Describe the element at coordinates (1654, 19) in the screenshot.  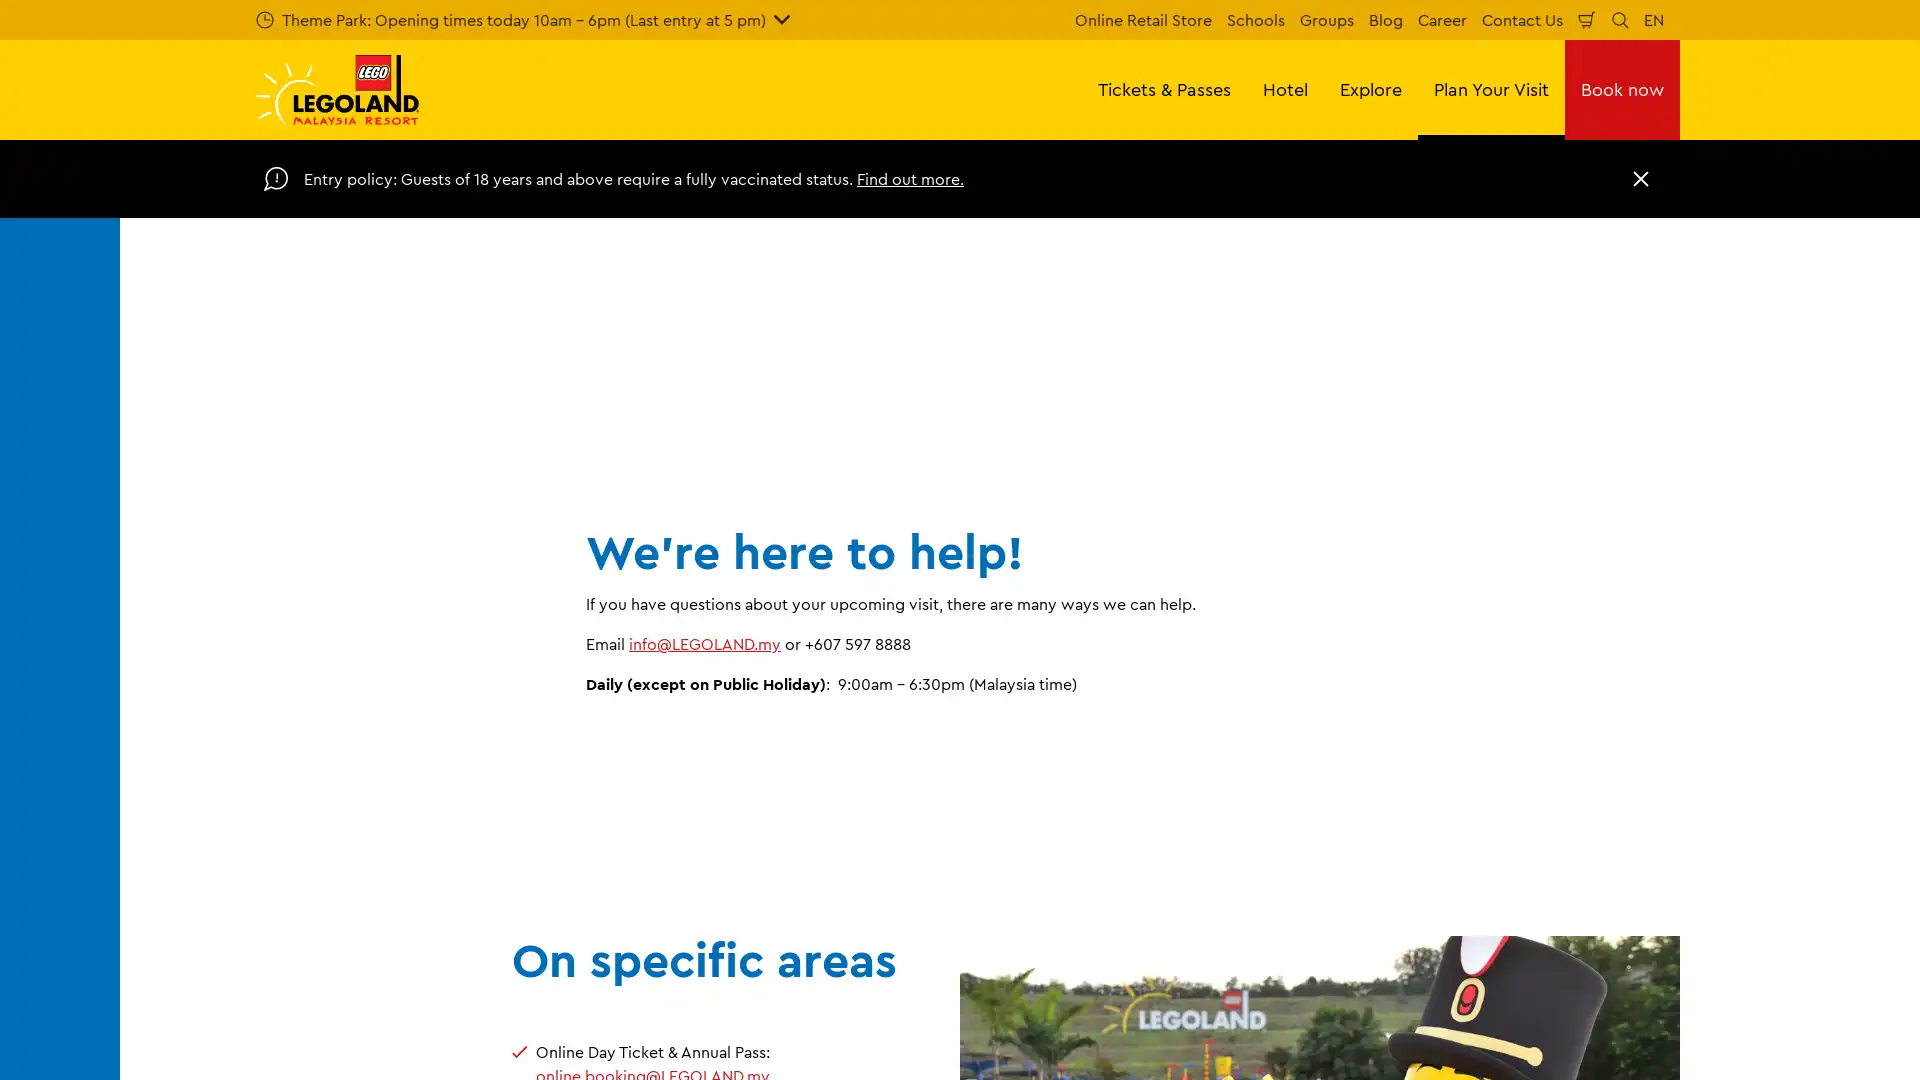
I see `EN Languages` at that location.